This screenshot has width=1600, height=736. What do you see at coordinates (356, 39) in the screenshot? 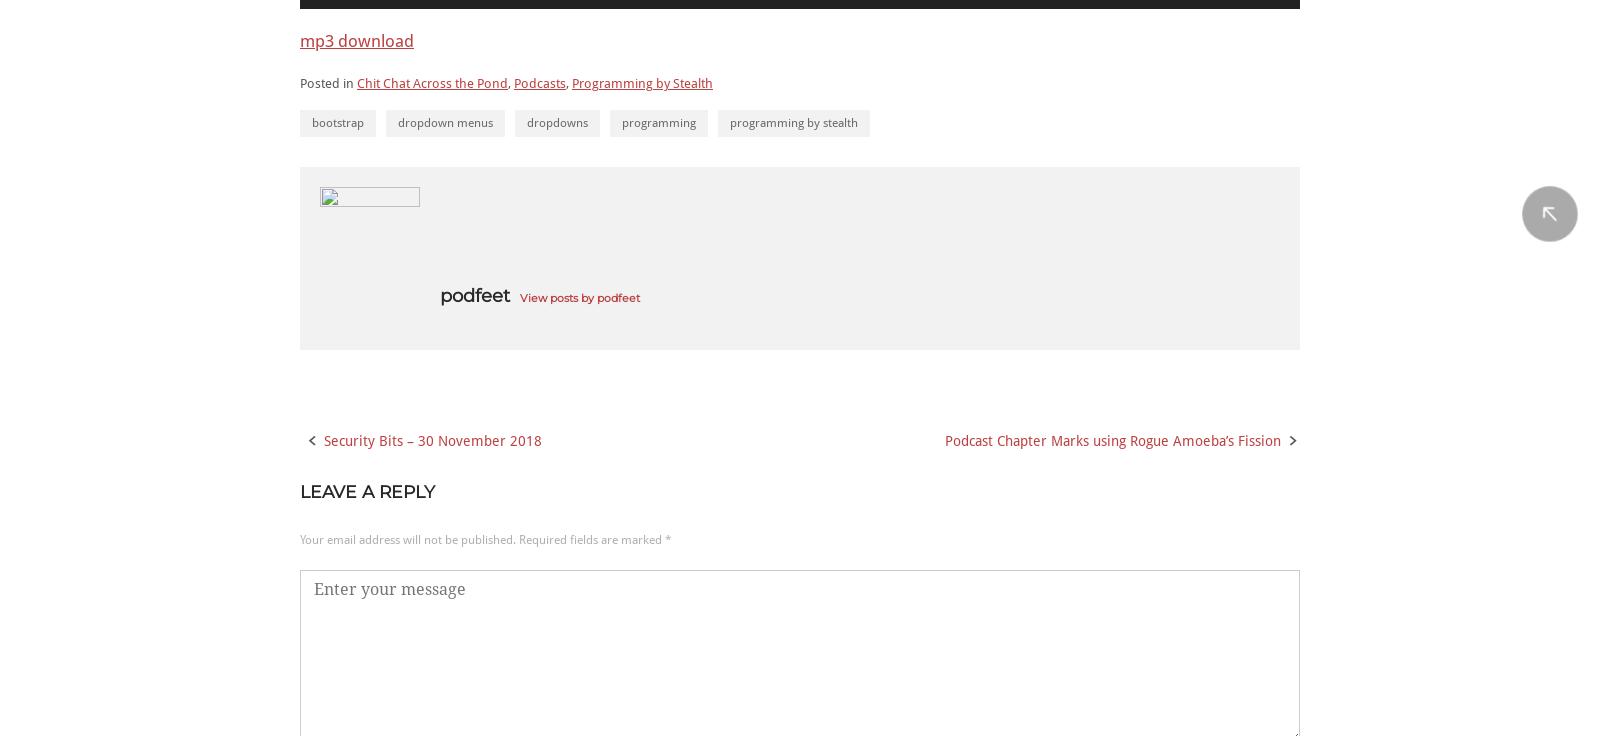
I see `'mp3 download'` at bounding box center [356, 39].